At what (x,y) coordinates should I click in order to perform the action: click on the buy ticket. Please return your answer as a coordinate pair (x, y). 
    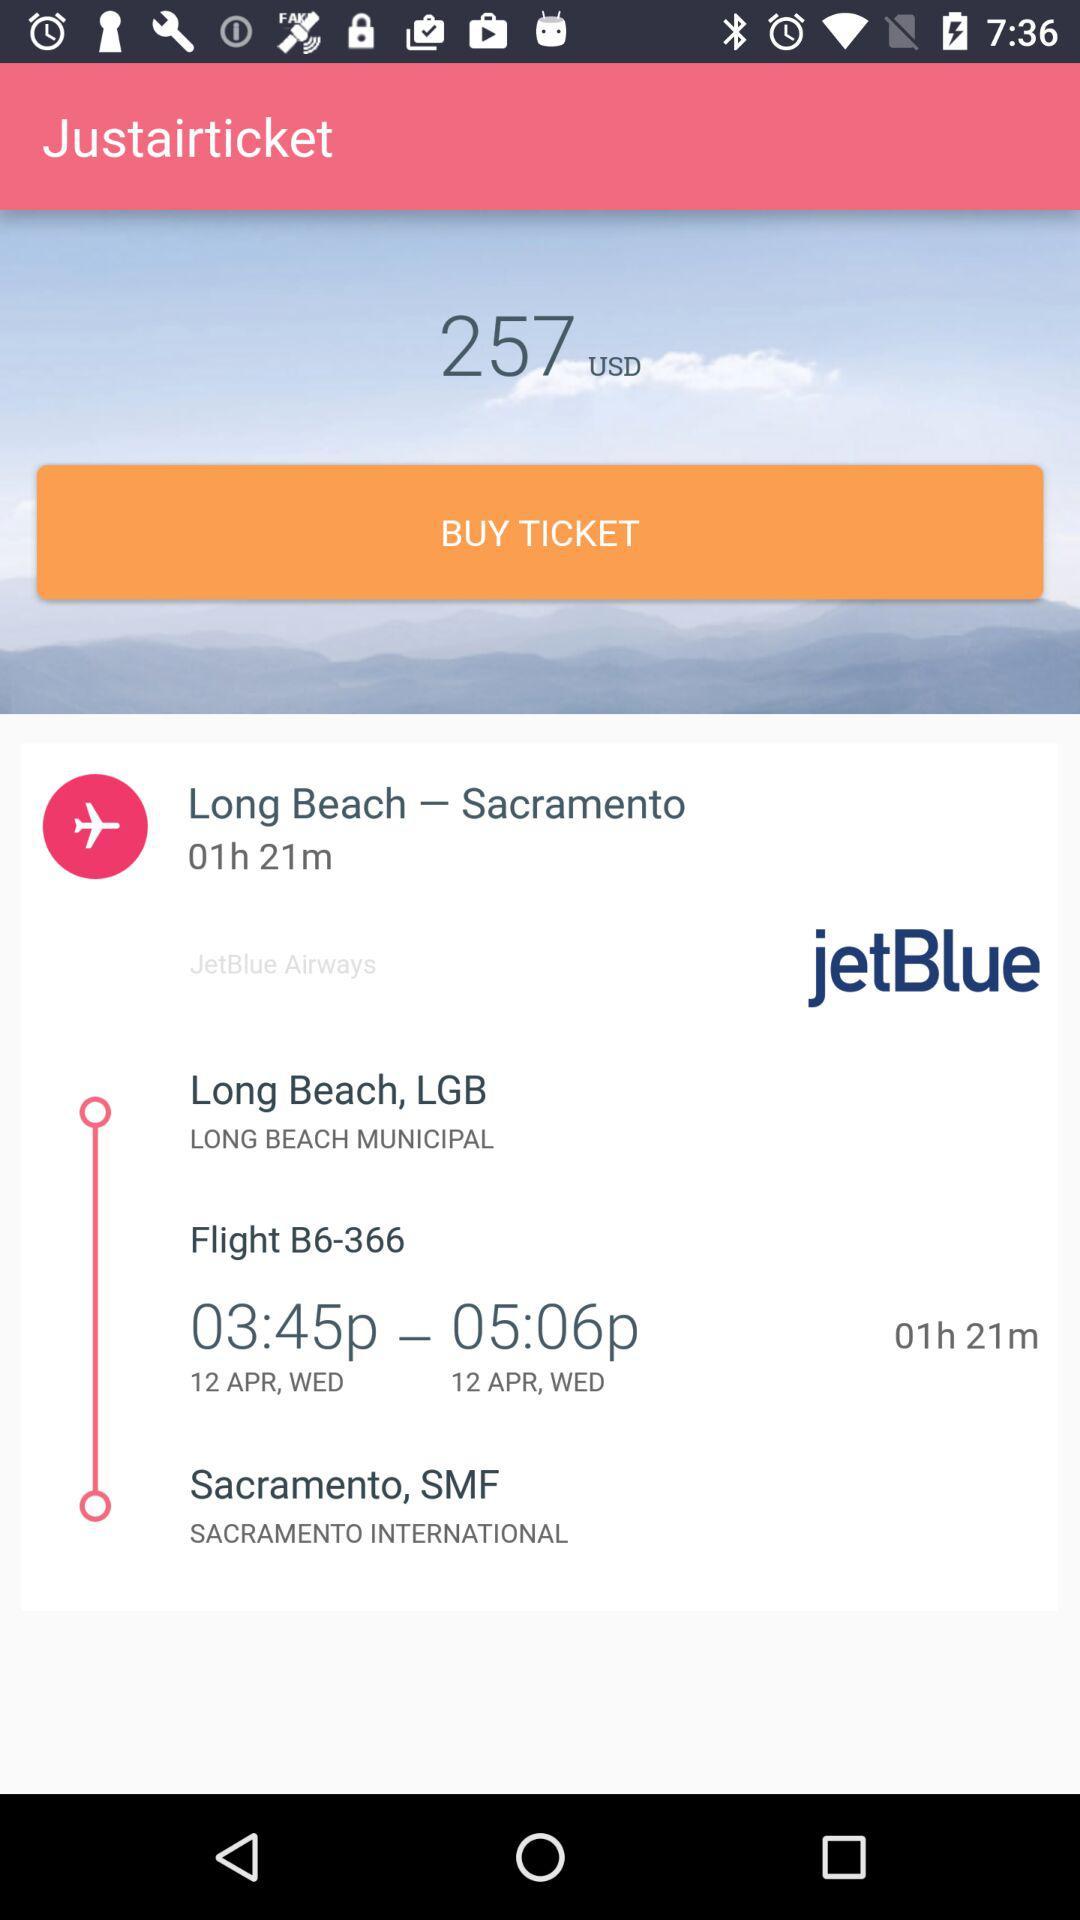
    Looking at the image, I should click on (540, 532).